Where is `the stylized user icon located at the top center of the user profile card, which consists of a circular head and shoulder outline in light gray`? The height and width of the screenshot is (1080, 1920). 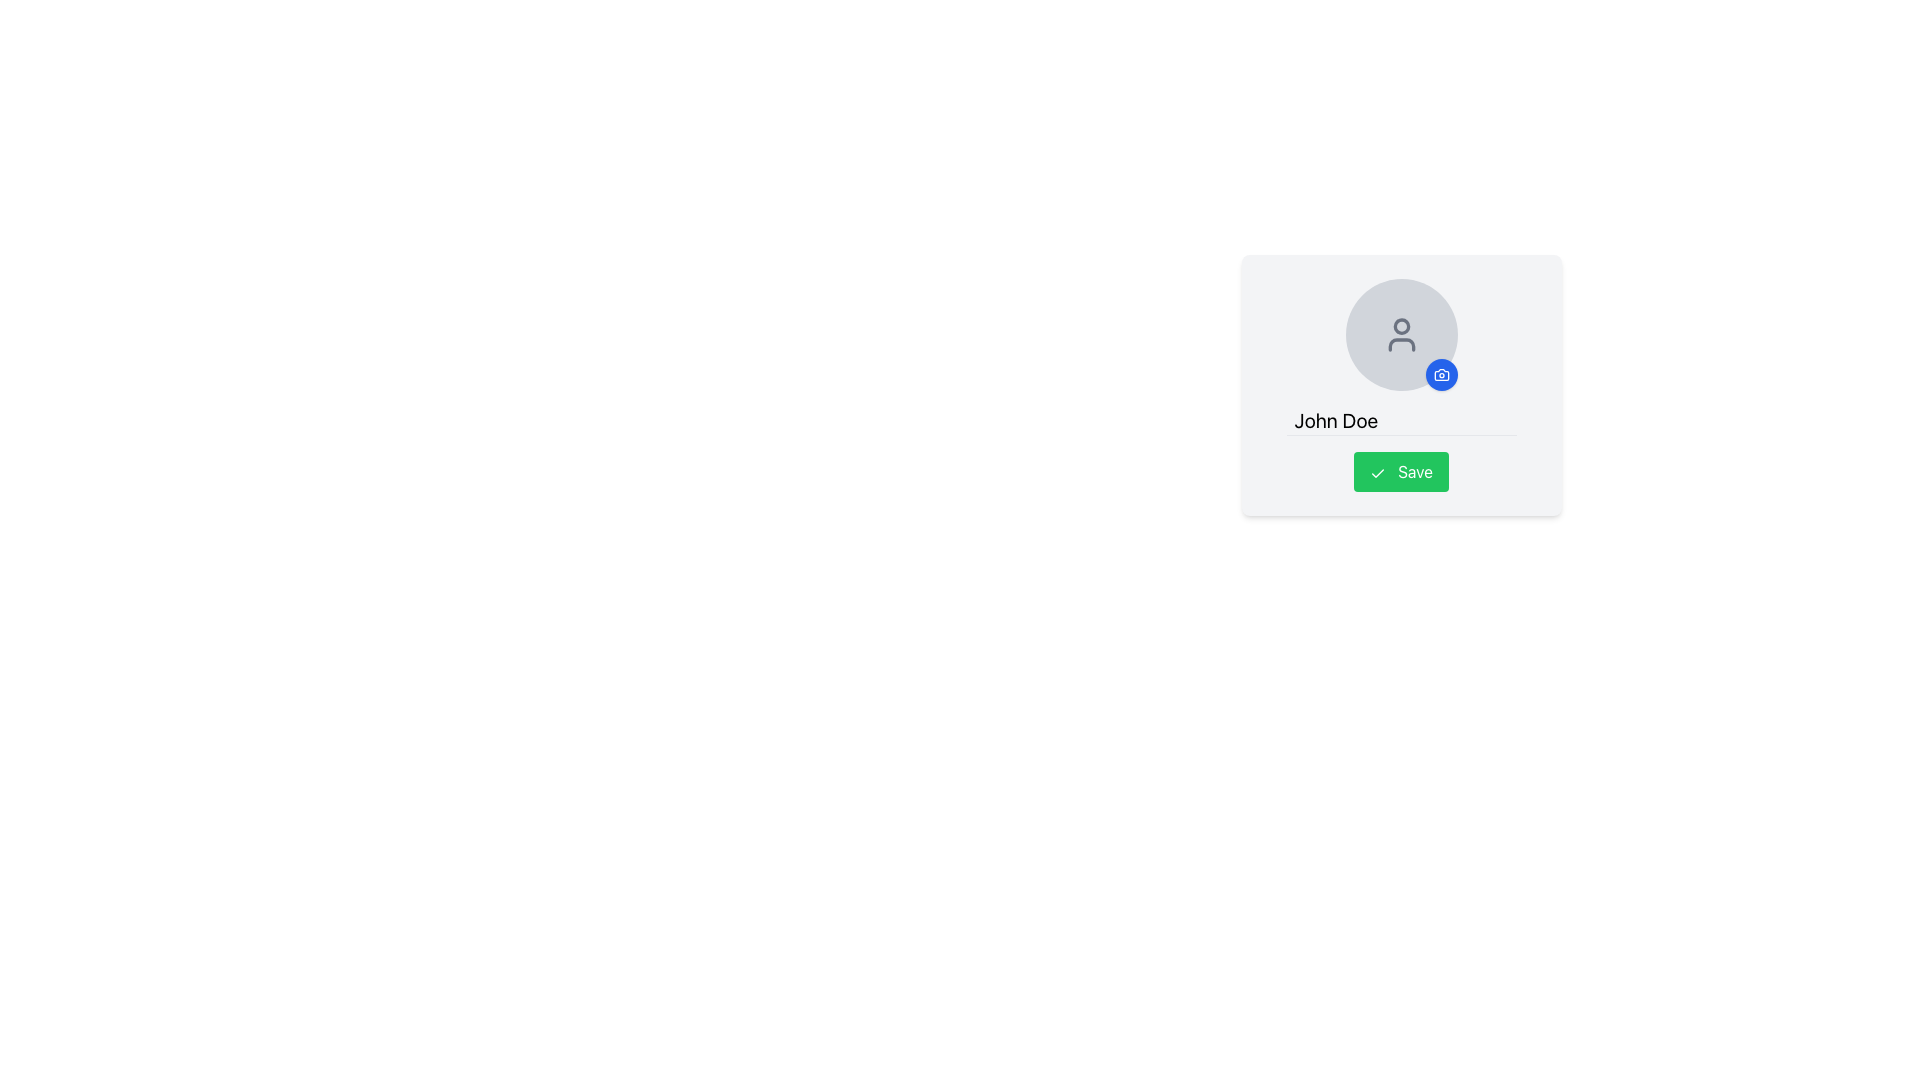
the stylized user icon located at the top center of the user profile card, which consists of a circular head and shoulder outline in light gray is located at coordinates (1400, 334).